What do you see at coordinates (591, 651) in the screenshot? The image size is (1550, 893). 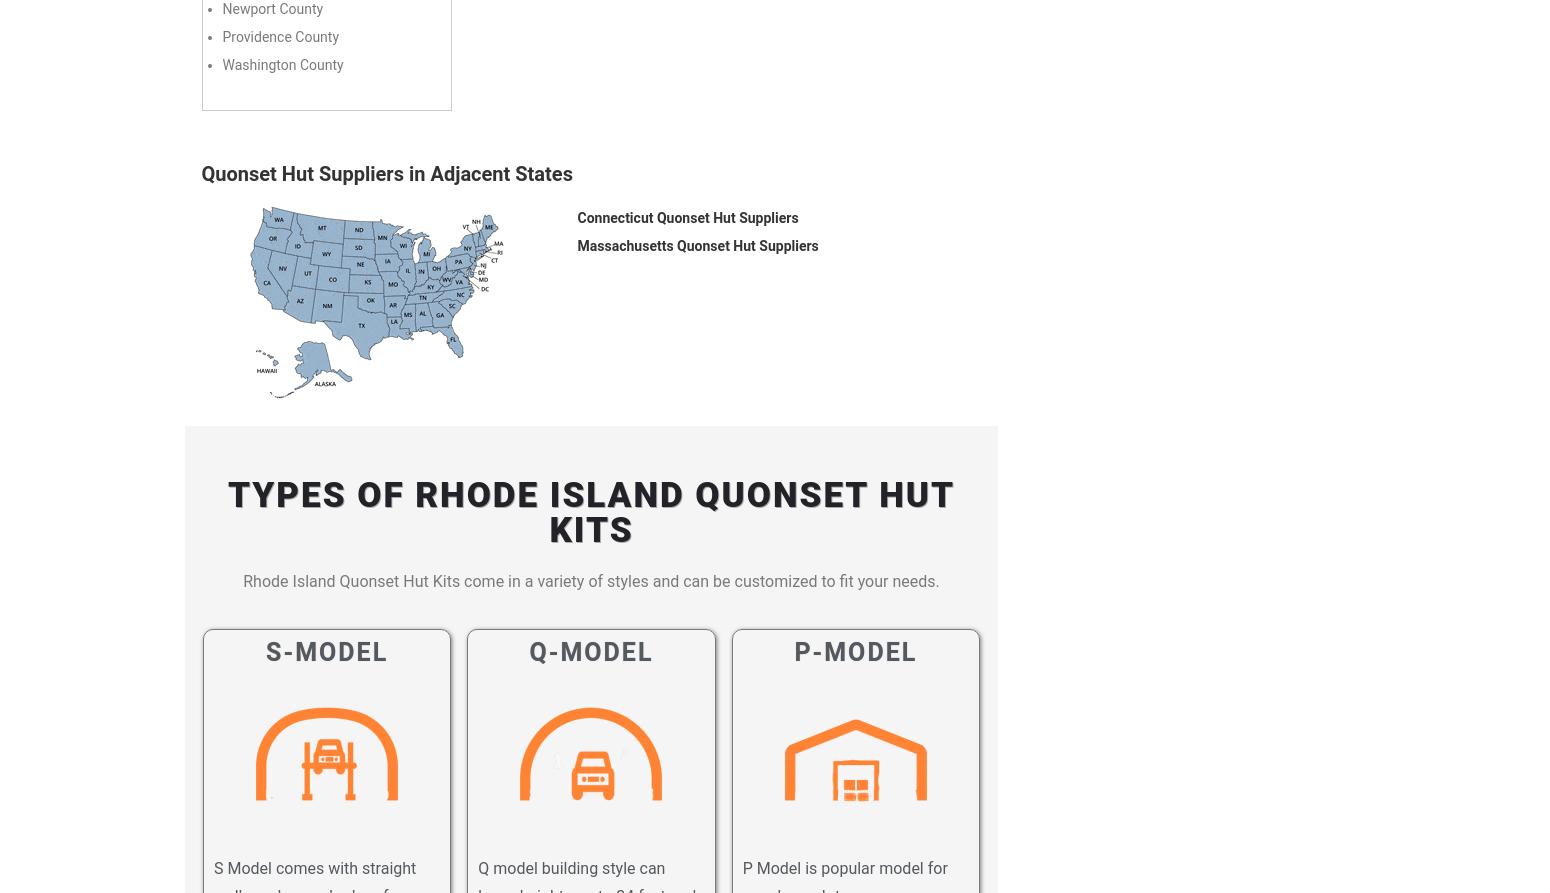 I see `'Q-Model'` at bounding box center [591, 651].